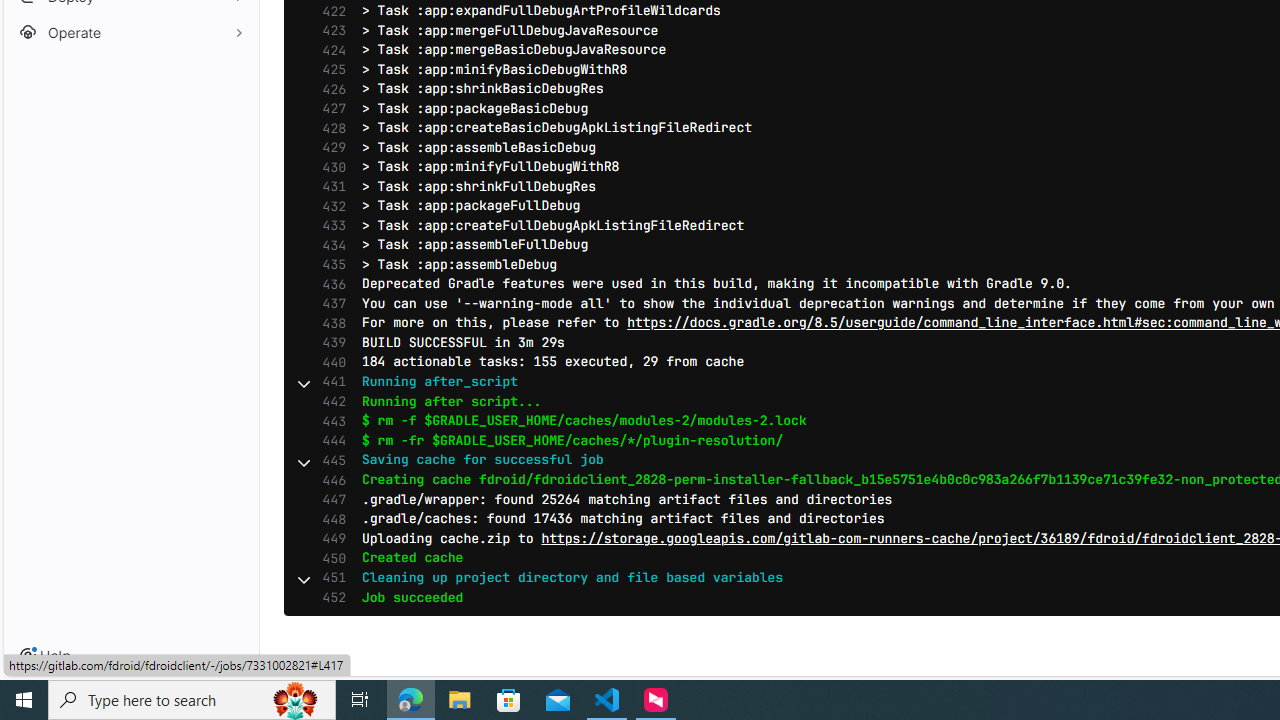 The width and height of the screenshot is (1280, 720). Describe the element at coordinates (130, 32) in the screenshot. I see `'Operate'` at that location.